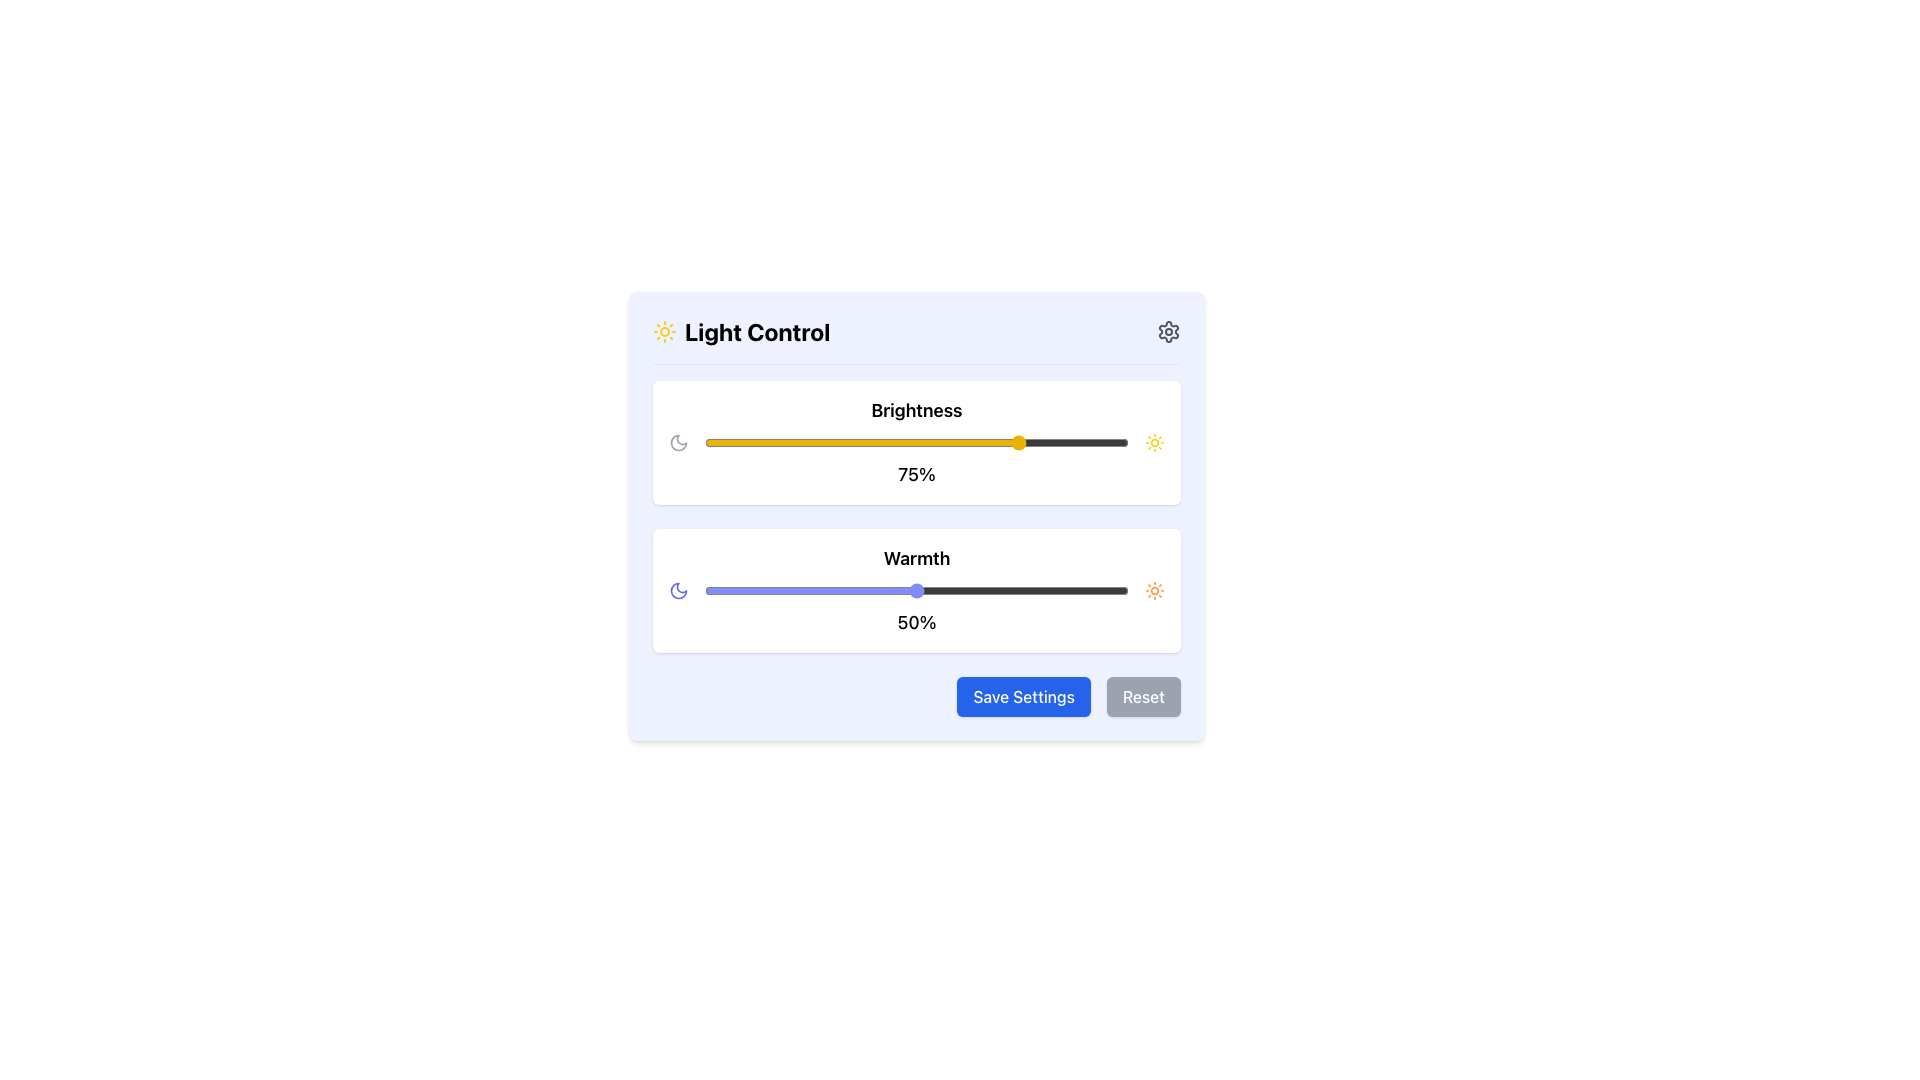 The image size is (1920, 1080). What do you see at coordinates (665, 330) in the screenshot?
I see `light control icon located to the left of the 'Light Control' text in the header section of the interface` at bounding box center [665, 330].